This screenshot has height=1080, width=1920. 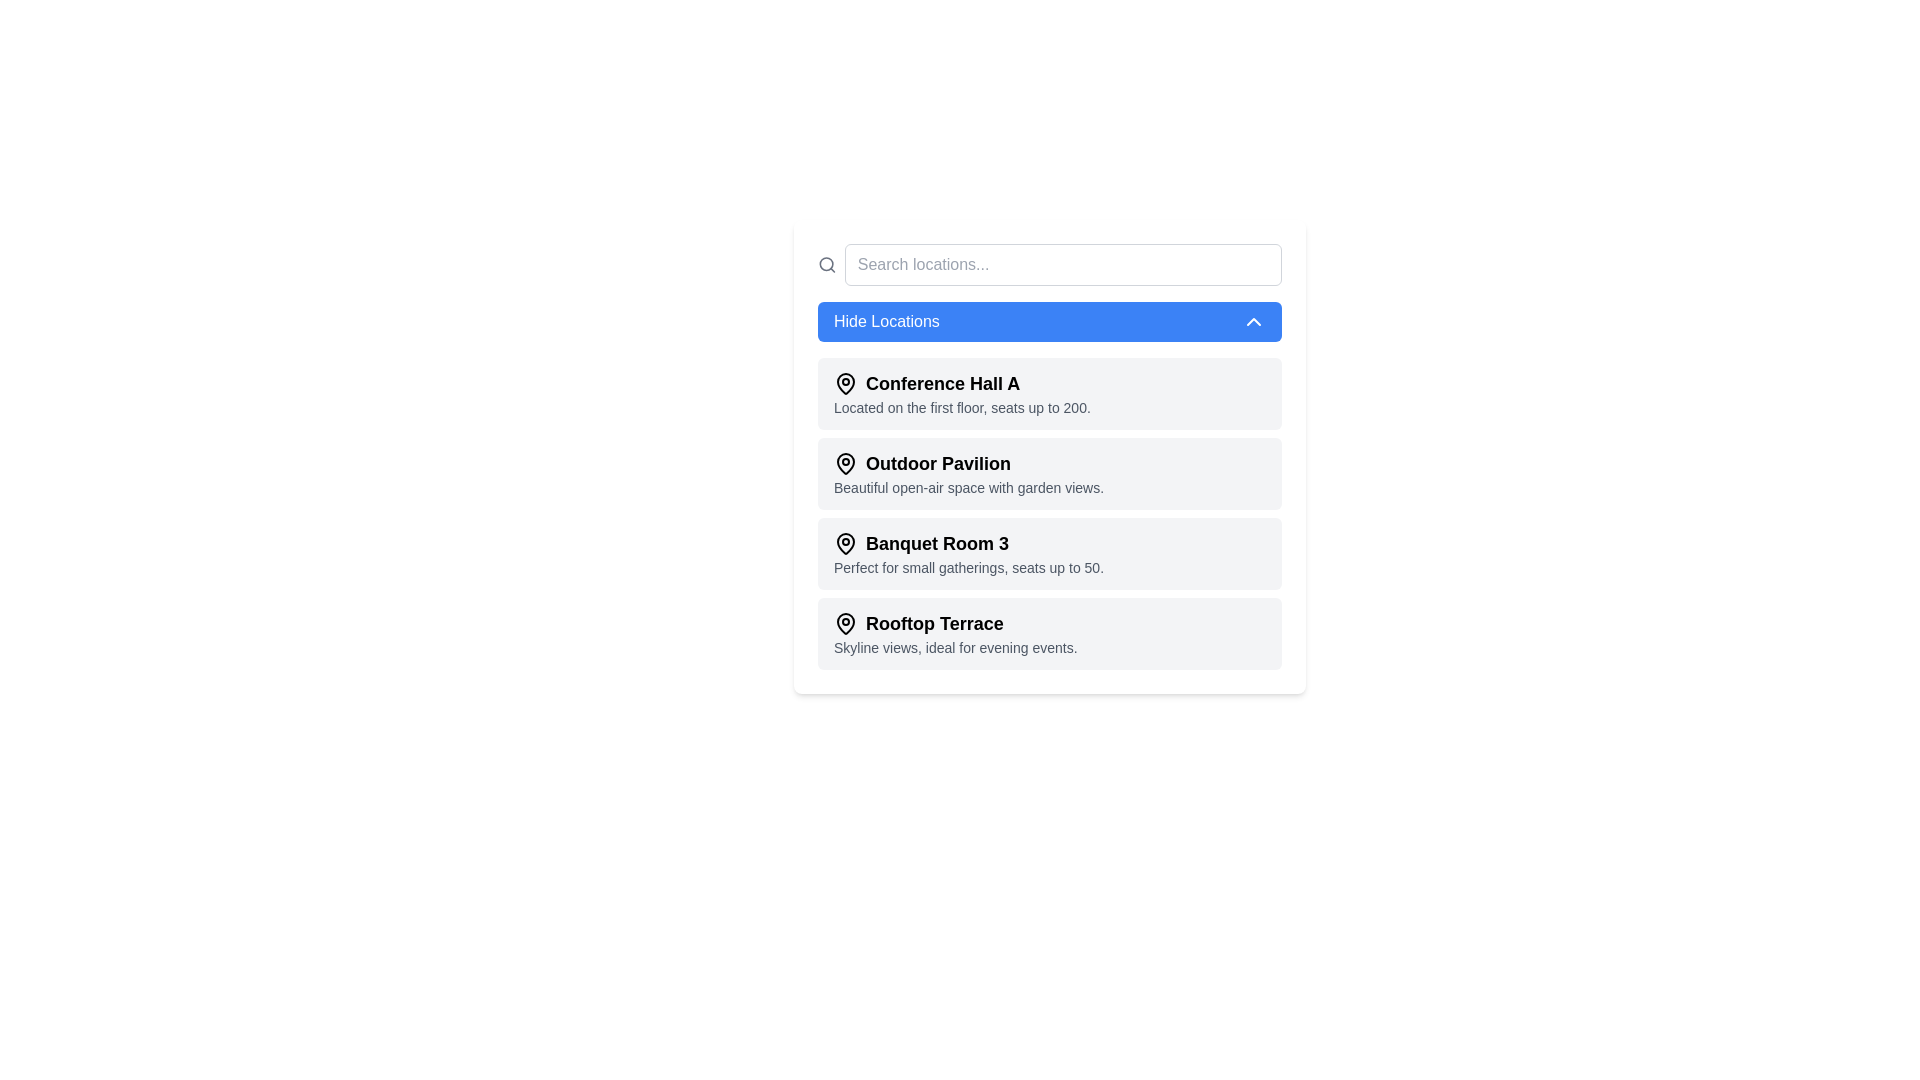 I want to click on the text label that serves as a heading for the second item in the vertically stacked list of locations, so click(x=969, y=463).